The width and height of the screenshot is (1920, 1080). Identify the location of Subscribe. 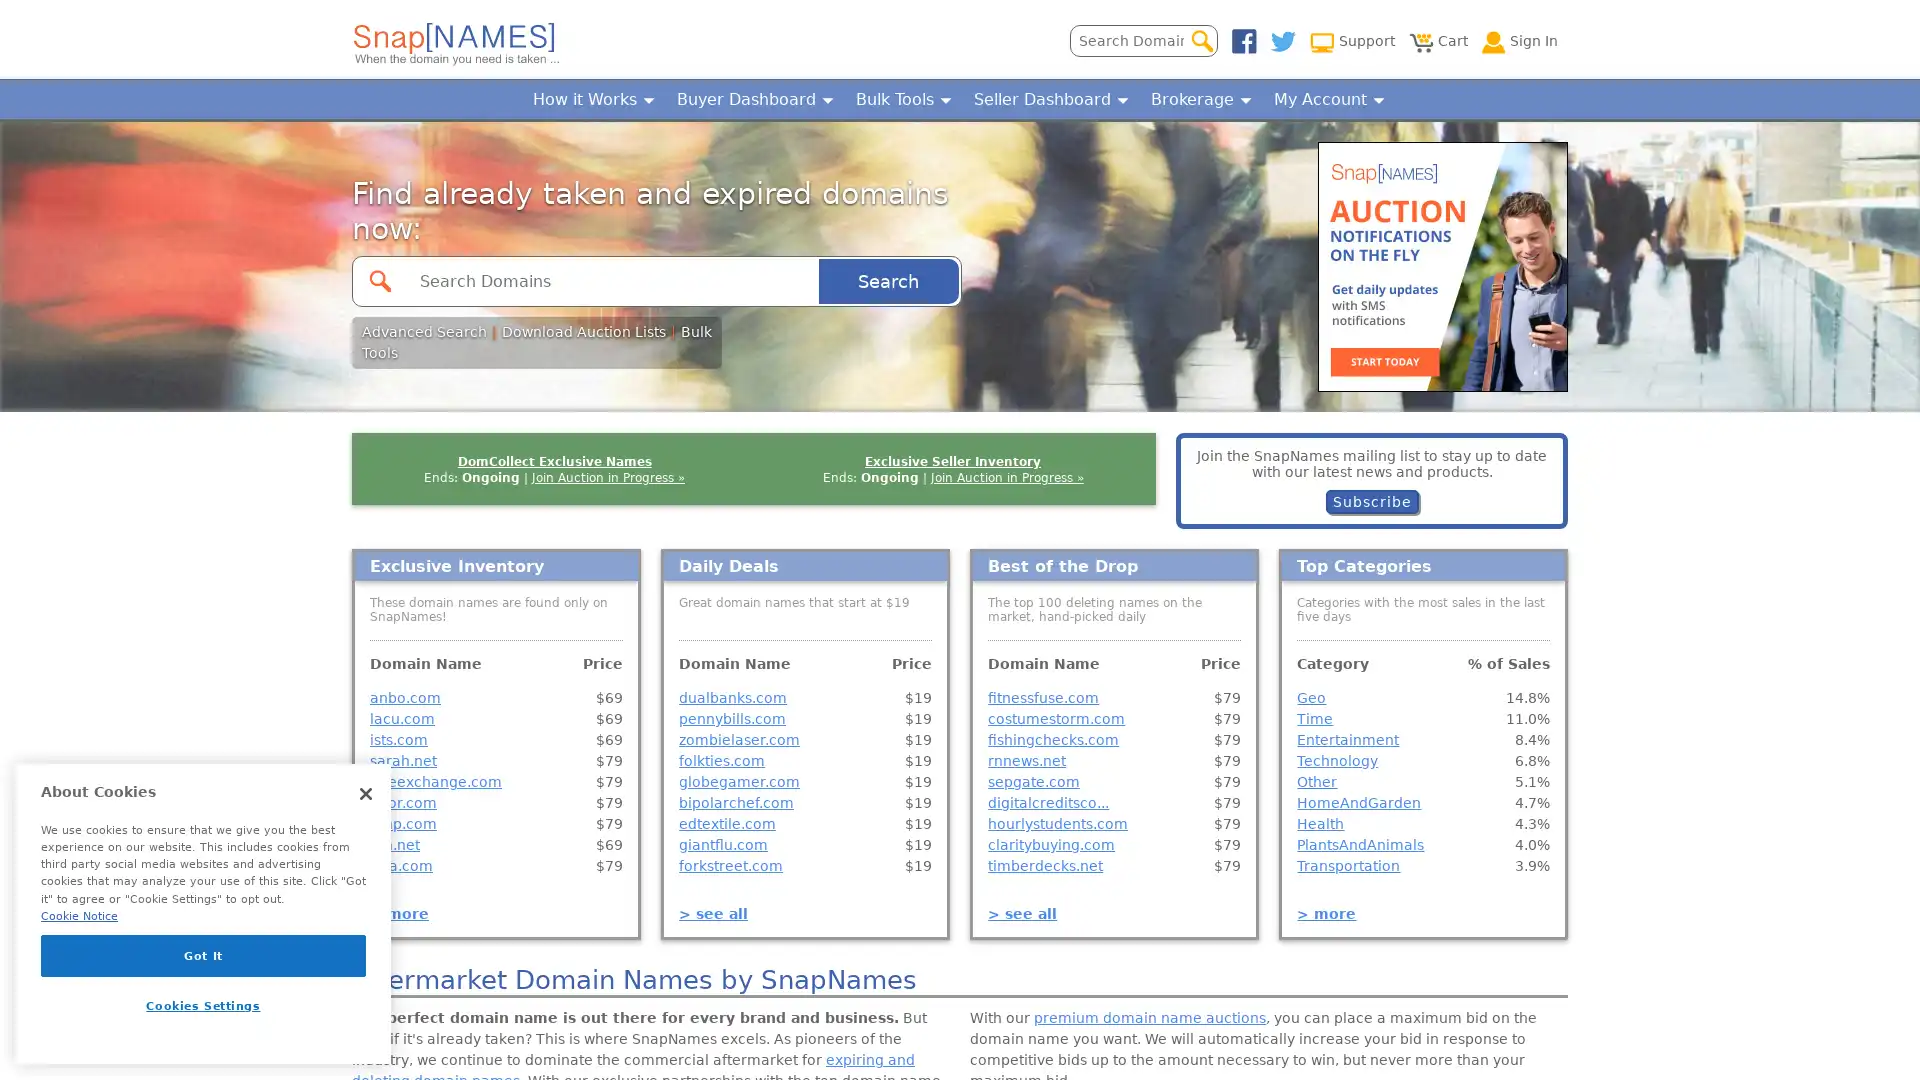
(1370, 500).